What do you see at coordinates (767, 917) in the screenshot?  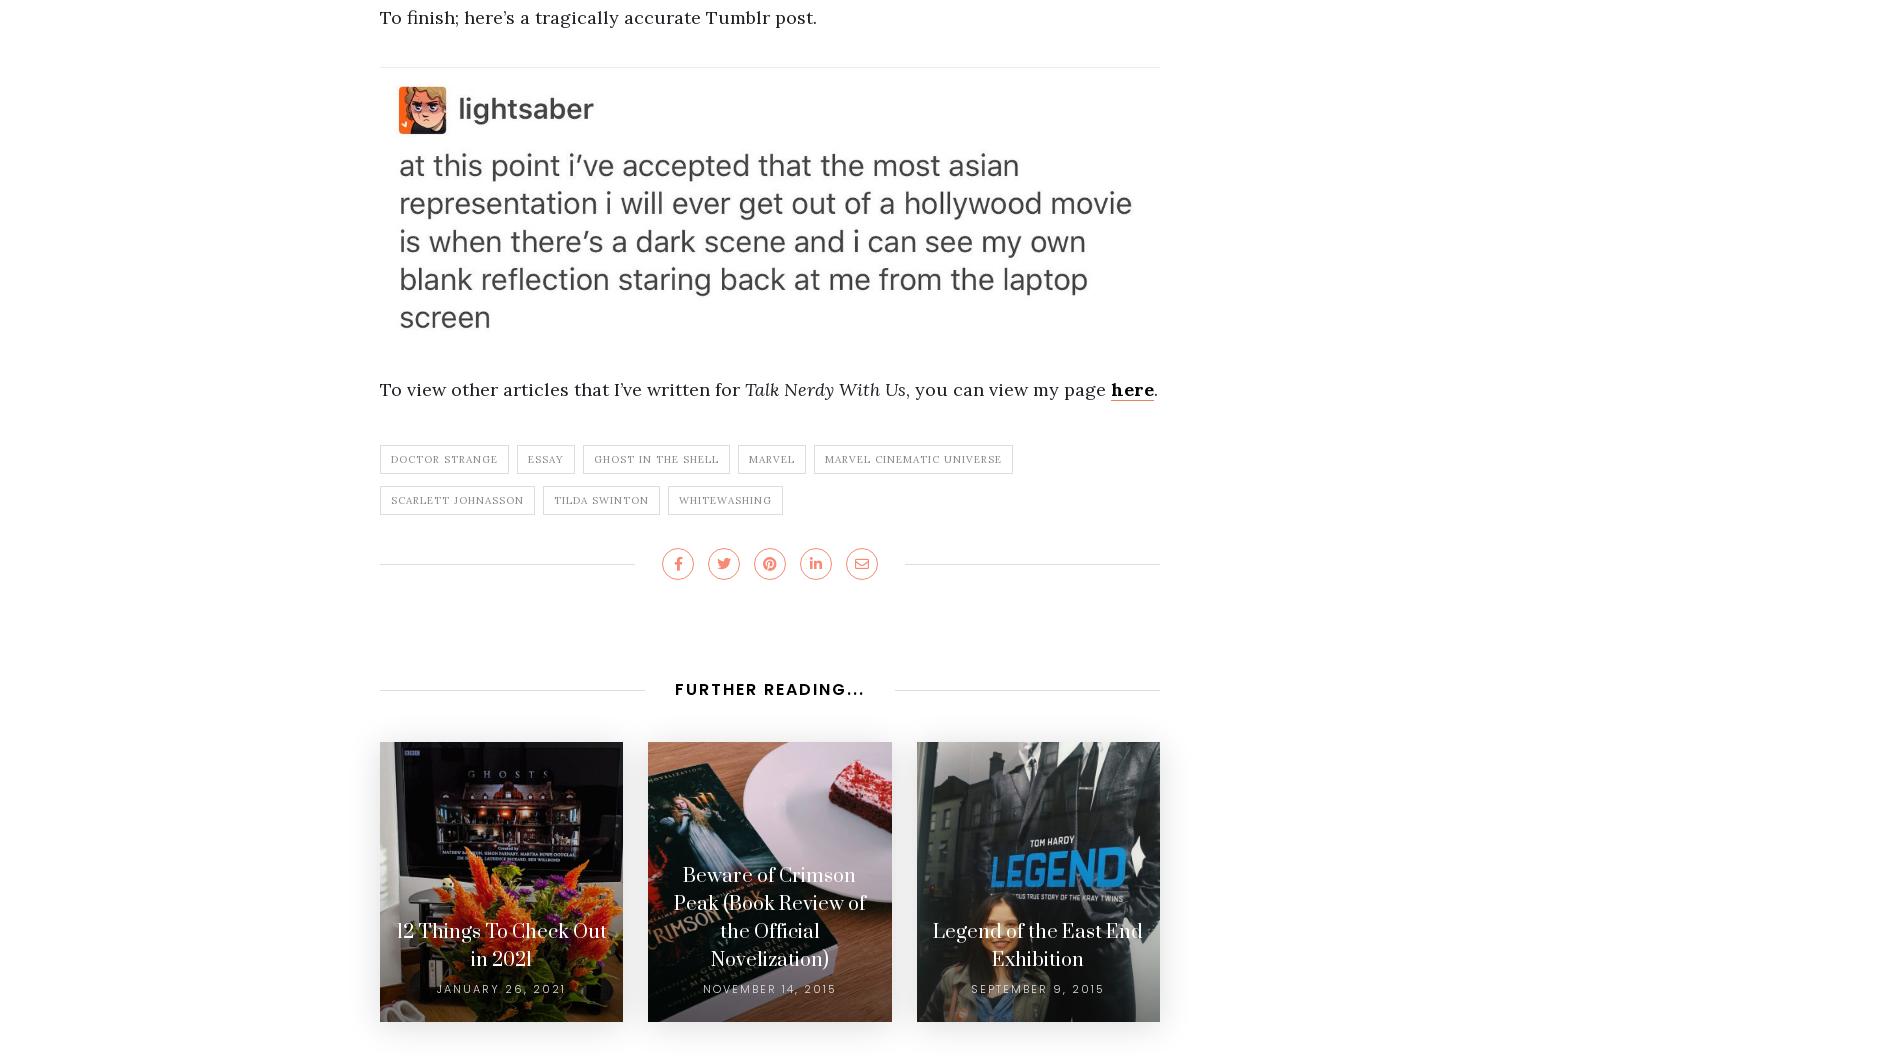 I see `'Beware of Crimson Peak (Book Review of the Official Novelization)'` at bounding box center [767, 917].